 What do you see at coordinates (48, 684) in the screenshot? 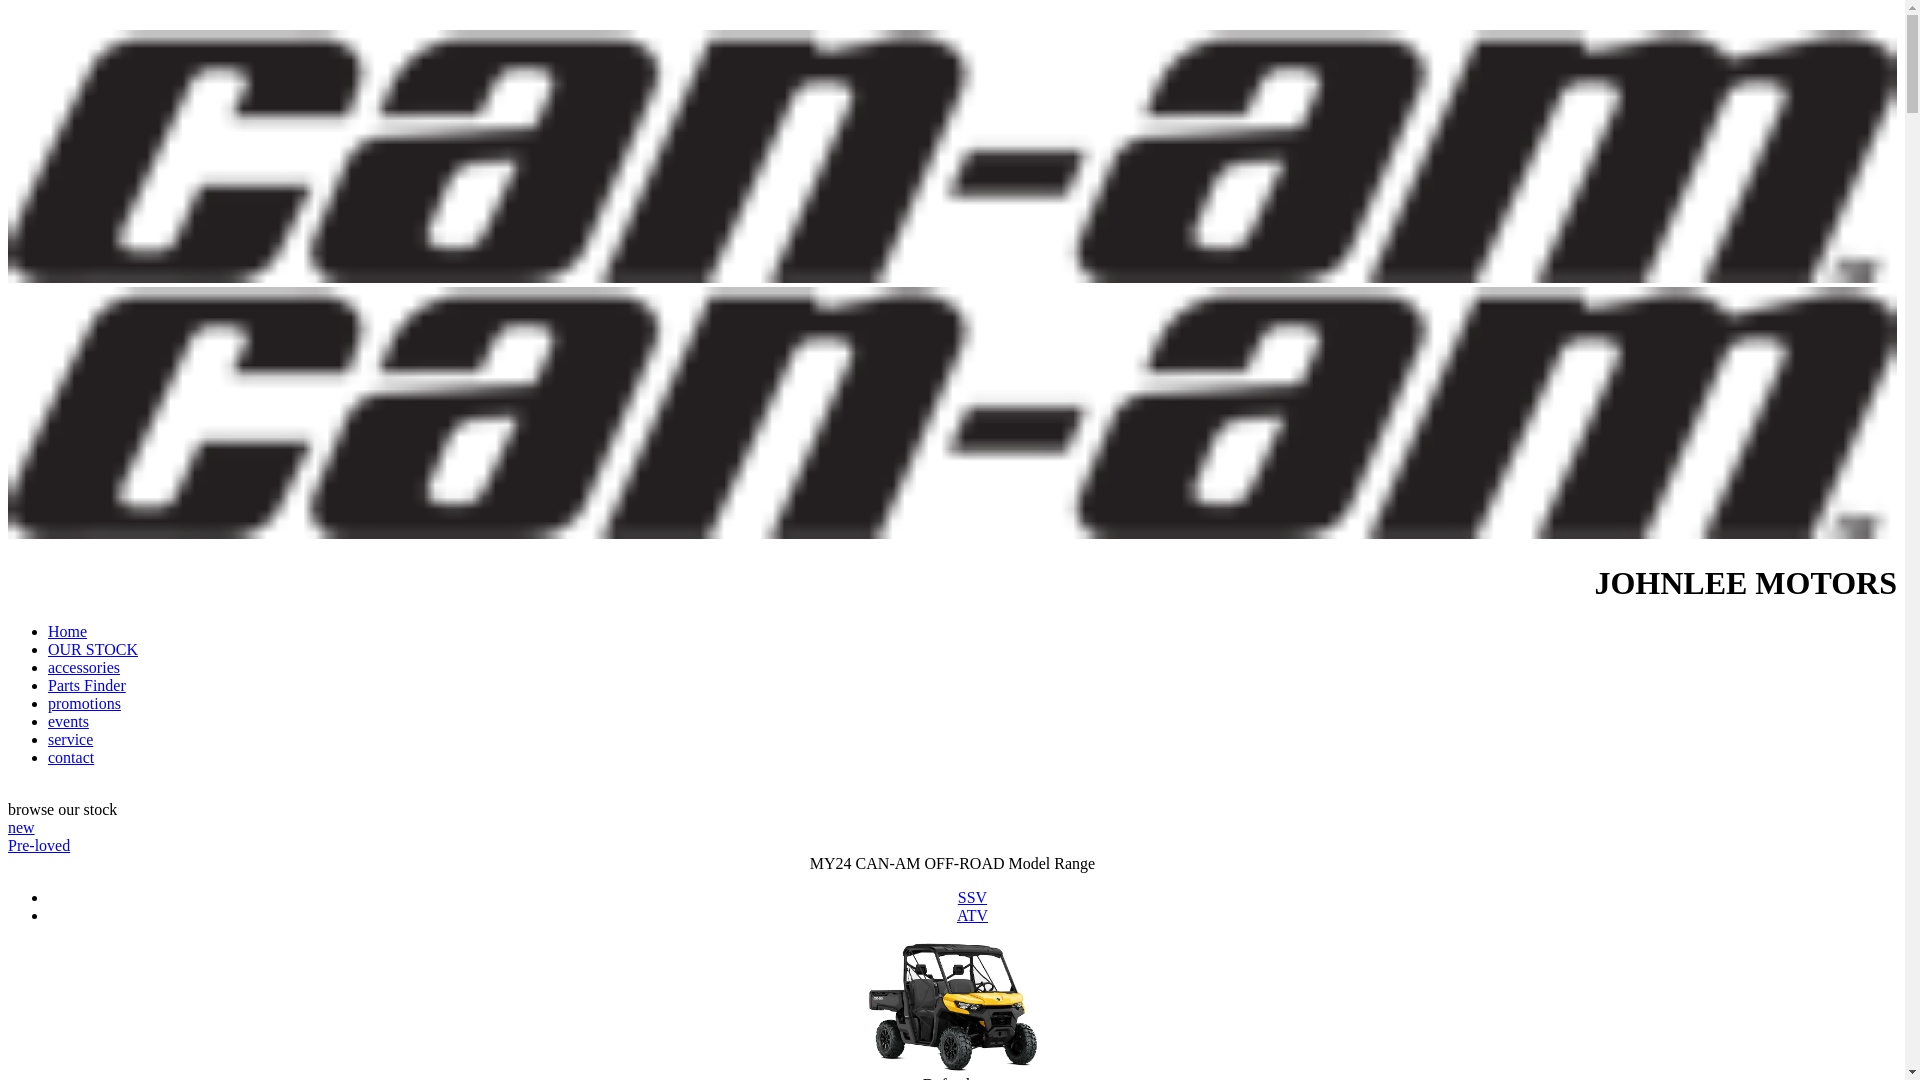
I see `'Parts Finder'` at bounding box center [48, 684].